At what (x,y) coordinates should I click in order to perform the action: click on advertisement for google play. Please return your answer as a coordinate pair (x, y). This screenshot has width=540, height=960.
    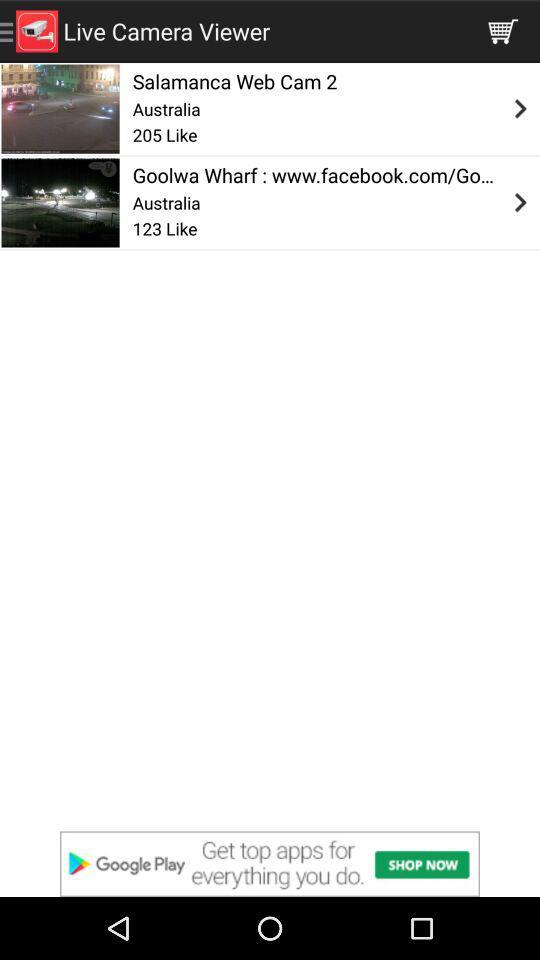
    Looking at the image, I should click on (270, 863).